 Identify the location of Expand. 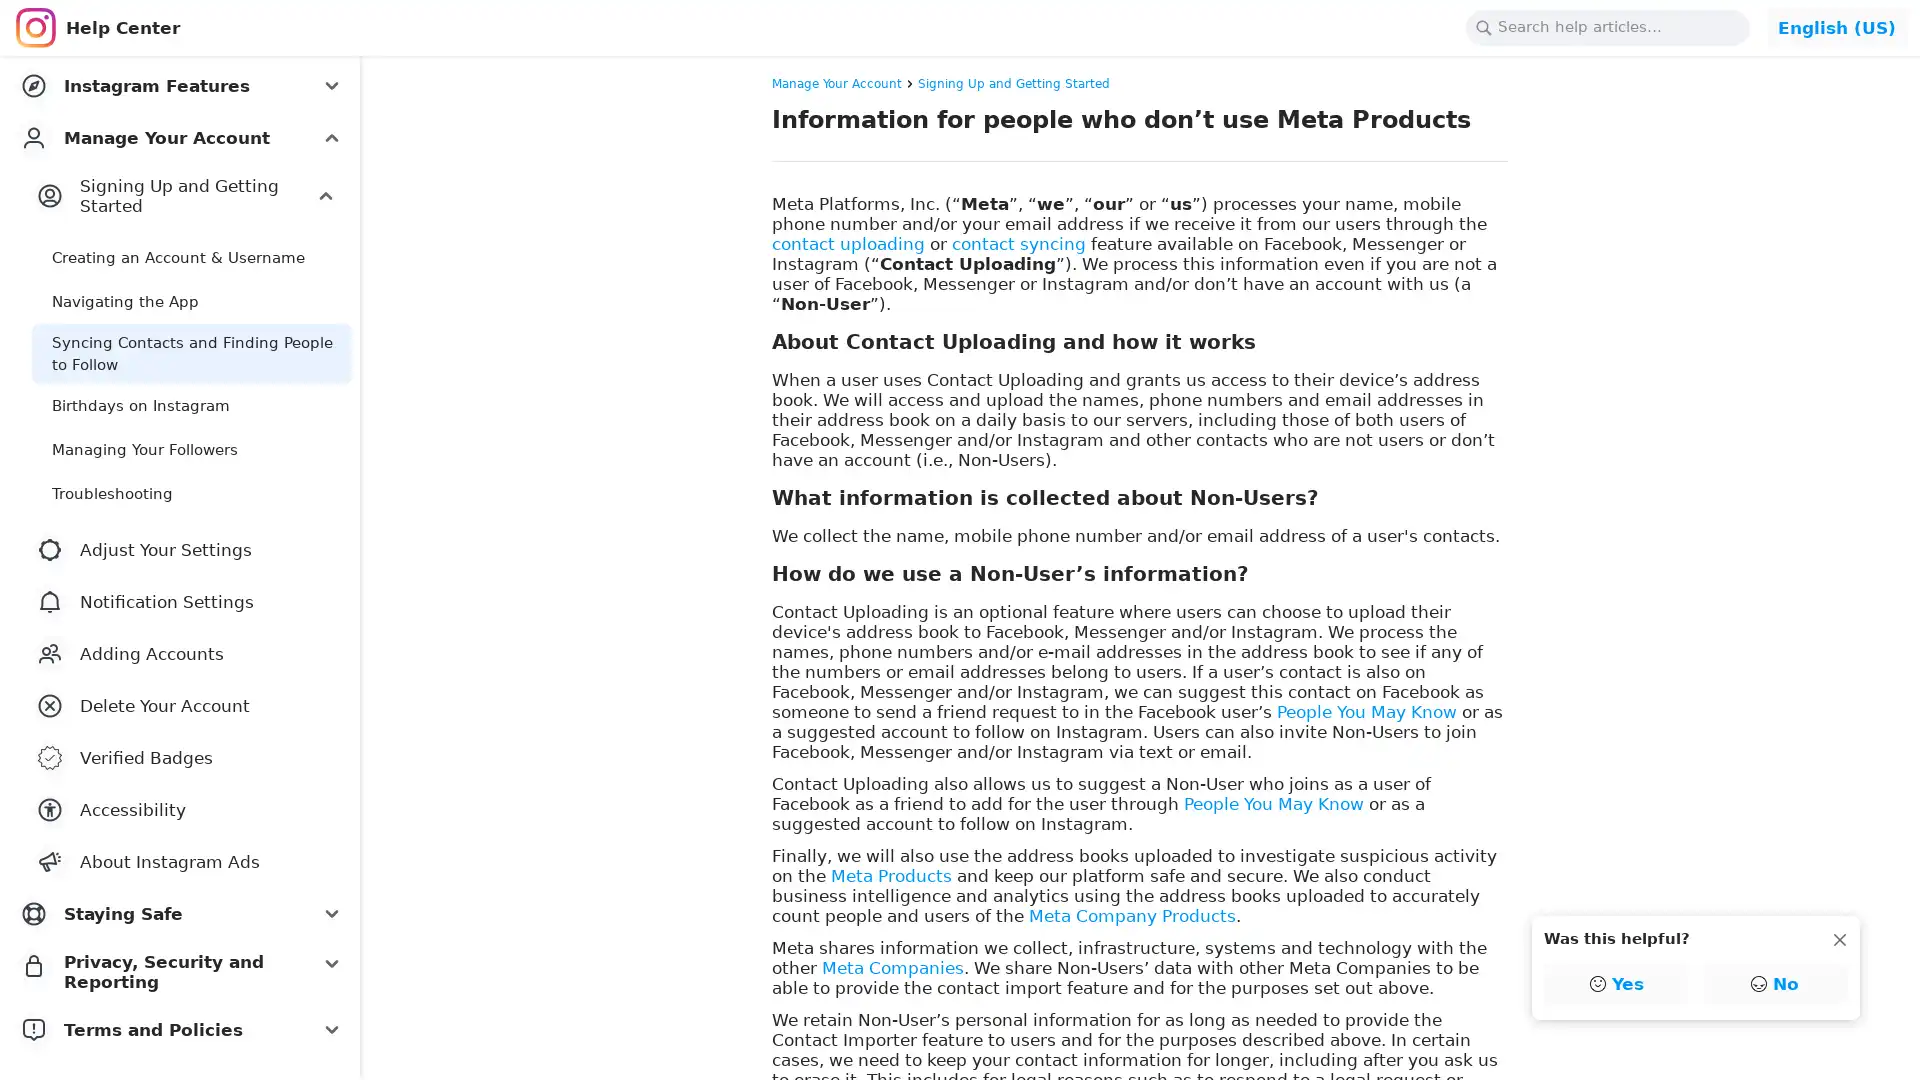
(326, 196).